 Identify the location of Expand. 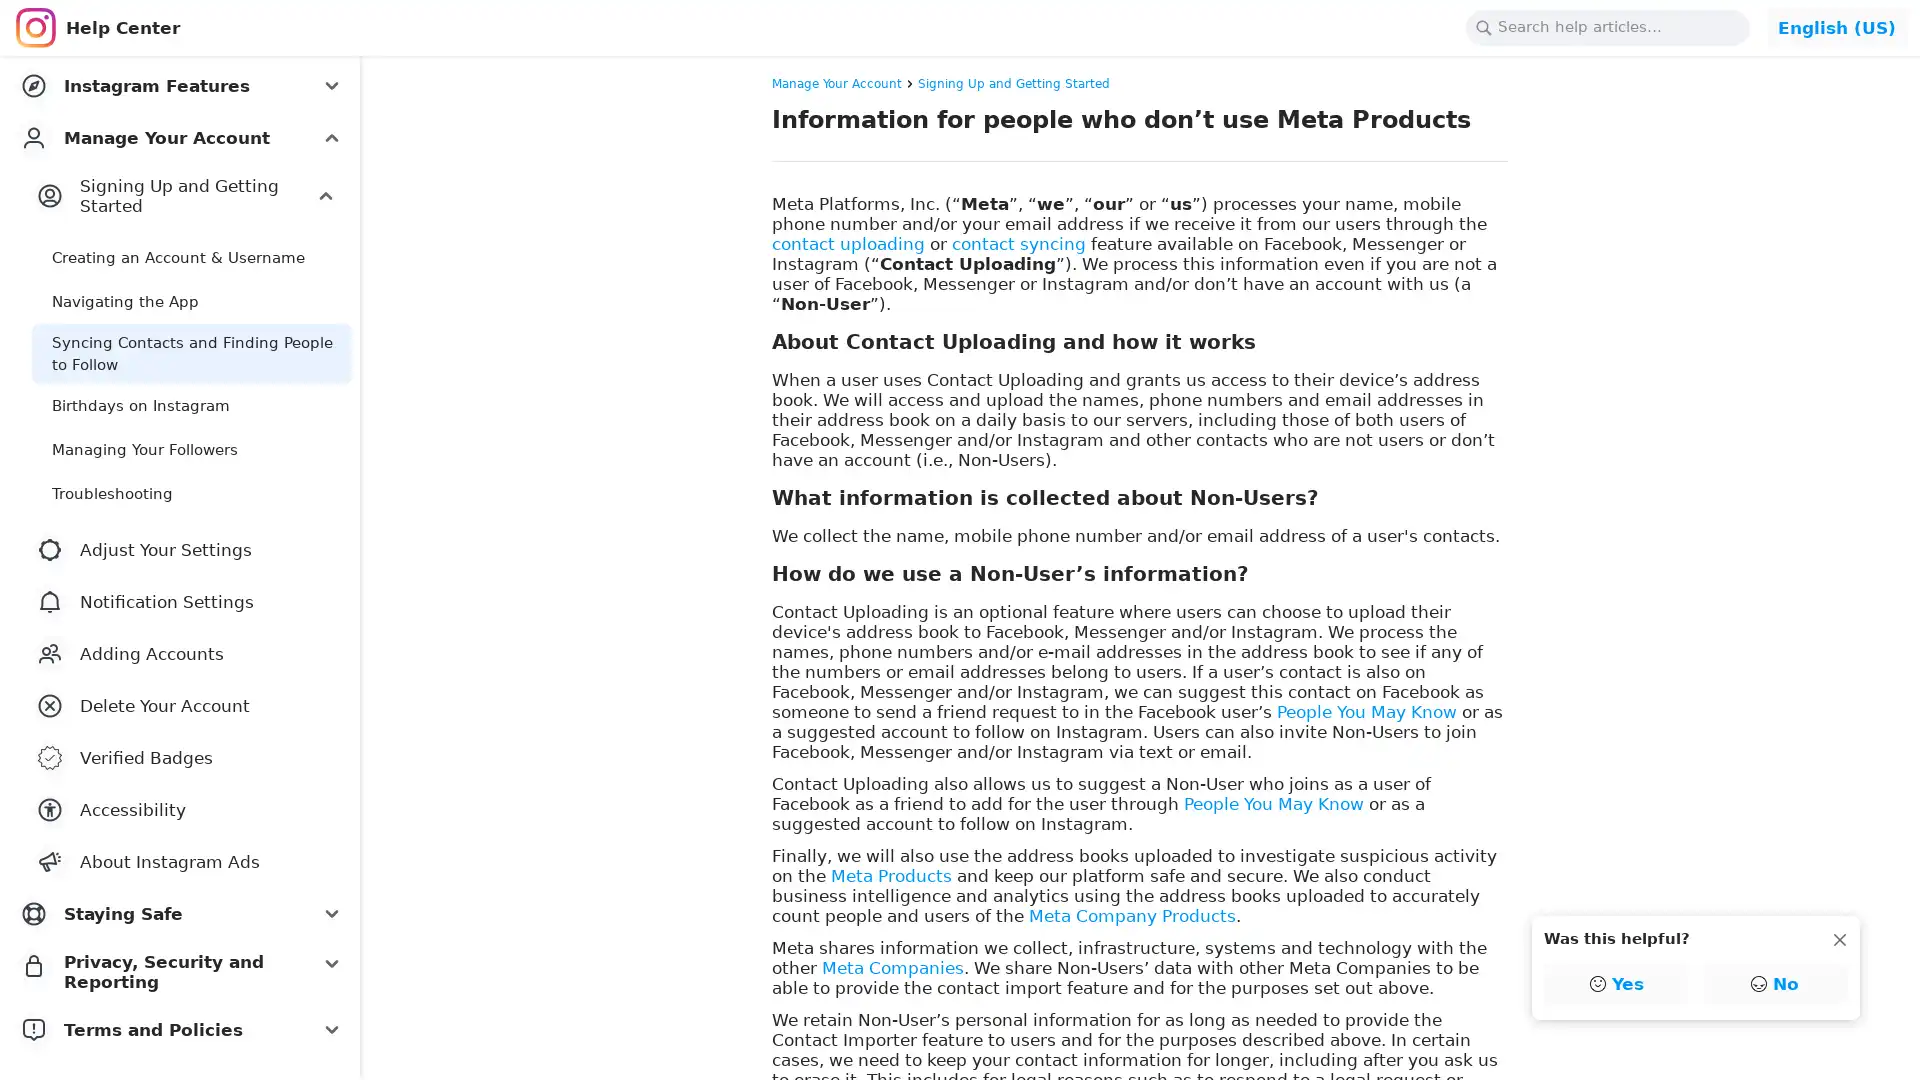
(326, 196).